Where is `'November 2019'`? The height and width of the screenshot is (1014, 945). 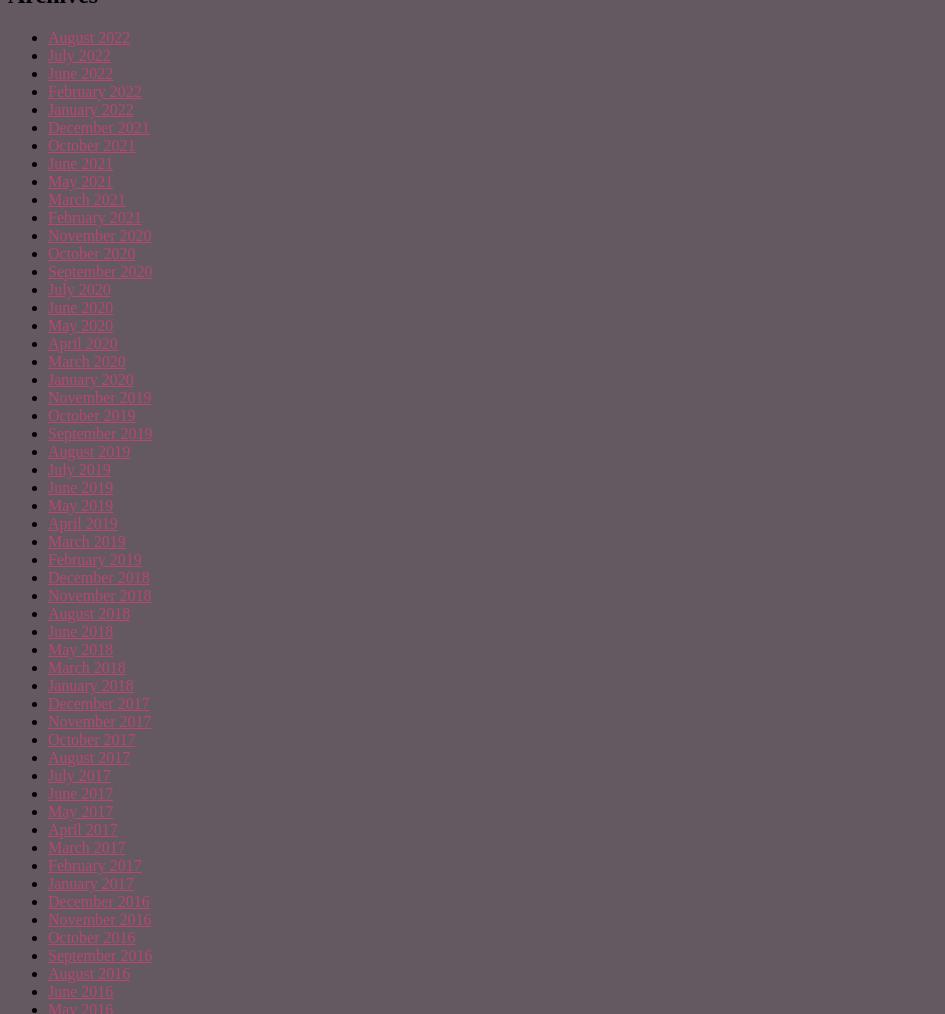 'November 2019' is located at coordinates (98, 396).